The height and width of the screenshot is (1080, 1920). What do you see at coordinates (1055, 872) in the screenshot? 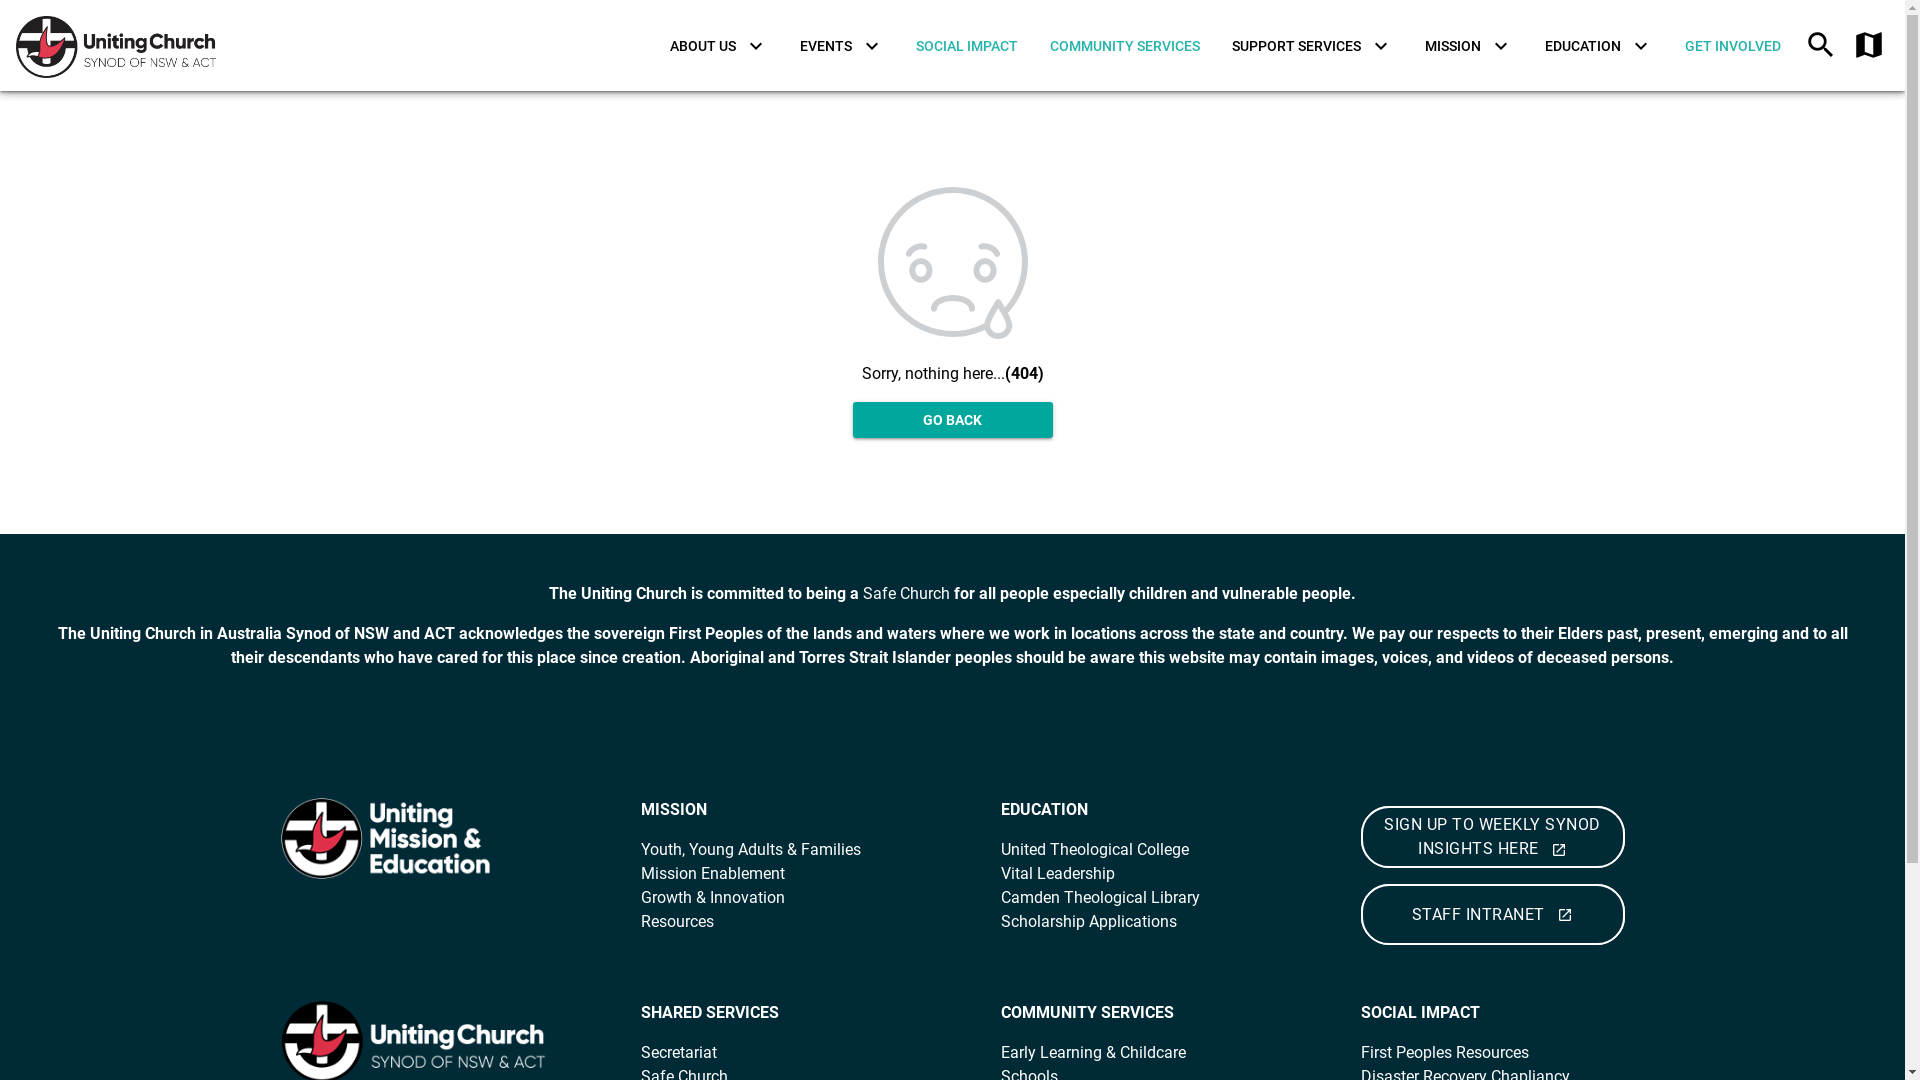
I see `'Vital Leadership'` at bounding box center [1055, 872].